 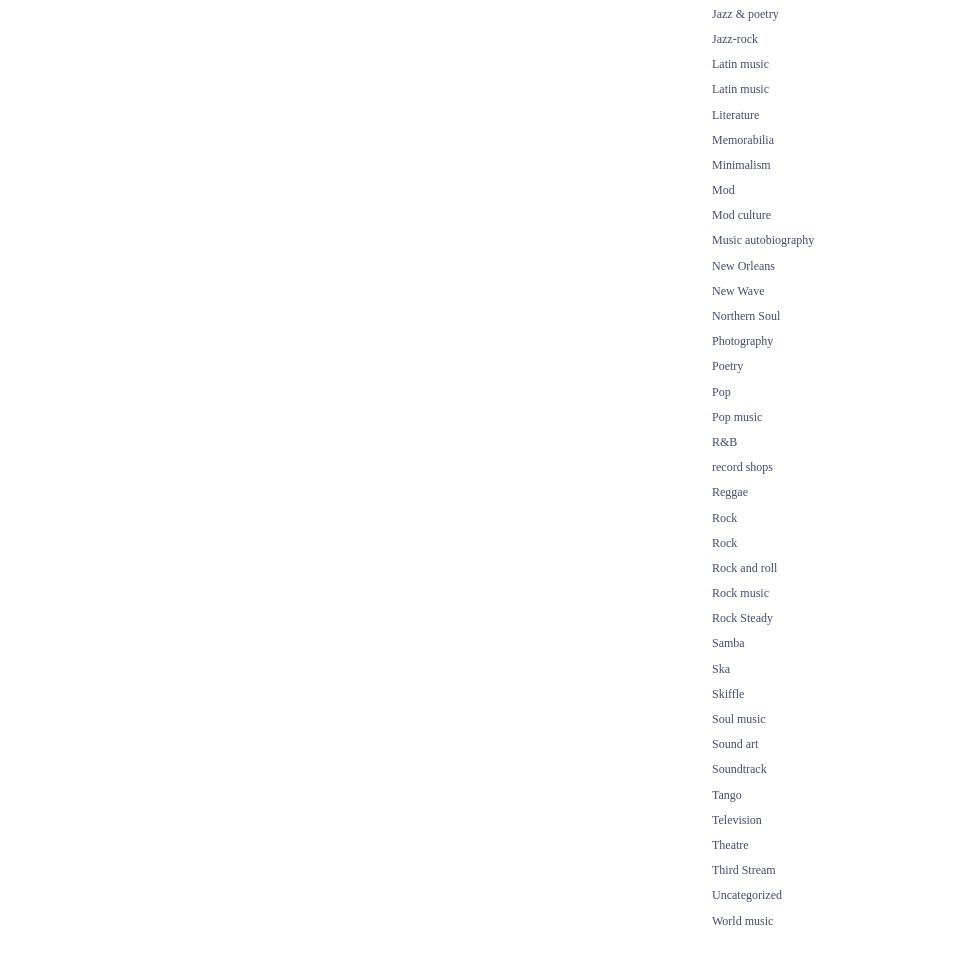 I want to click on 'World music', so click(x=741, y=919).